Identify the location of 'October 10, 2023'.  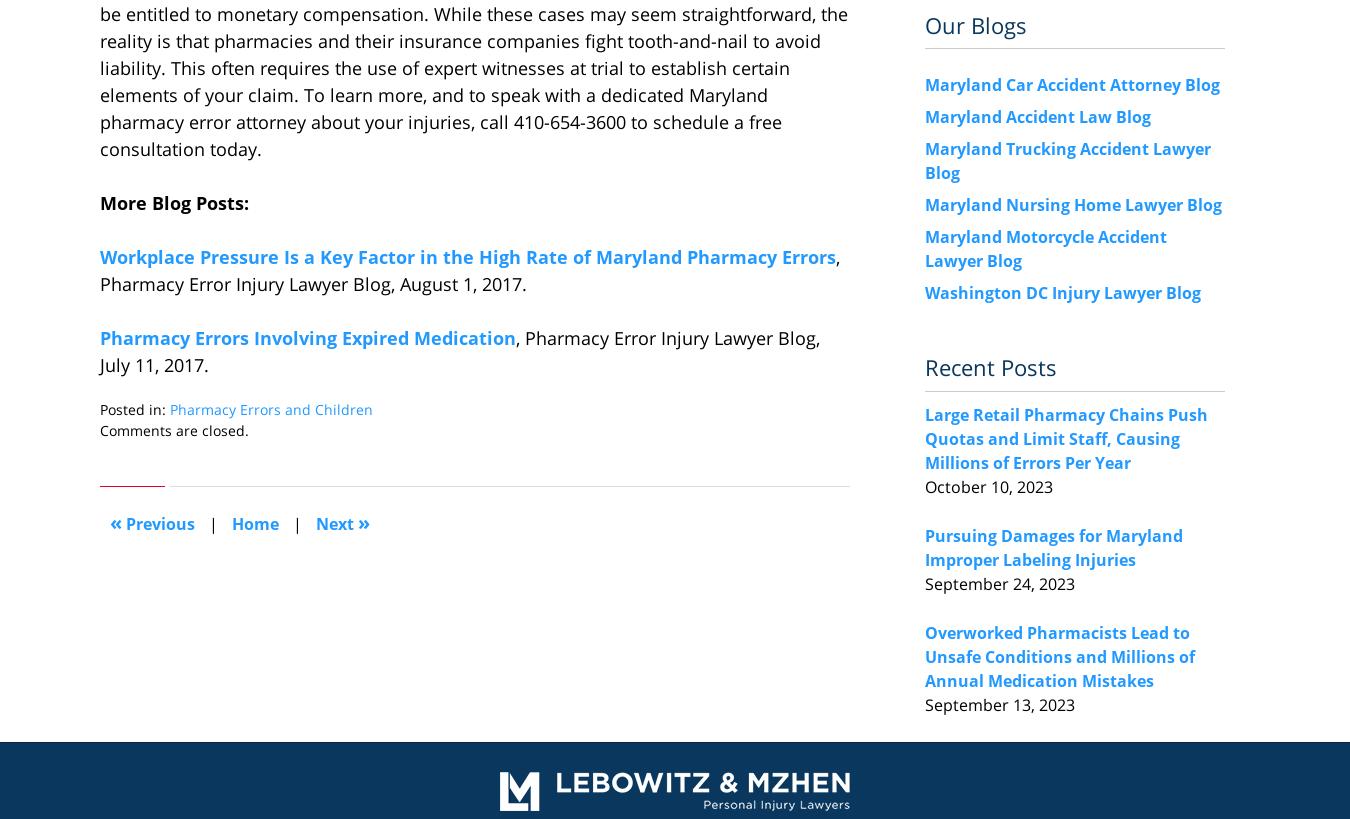
(924, 484).